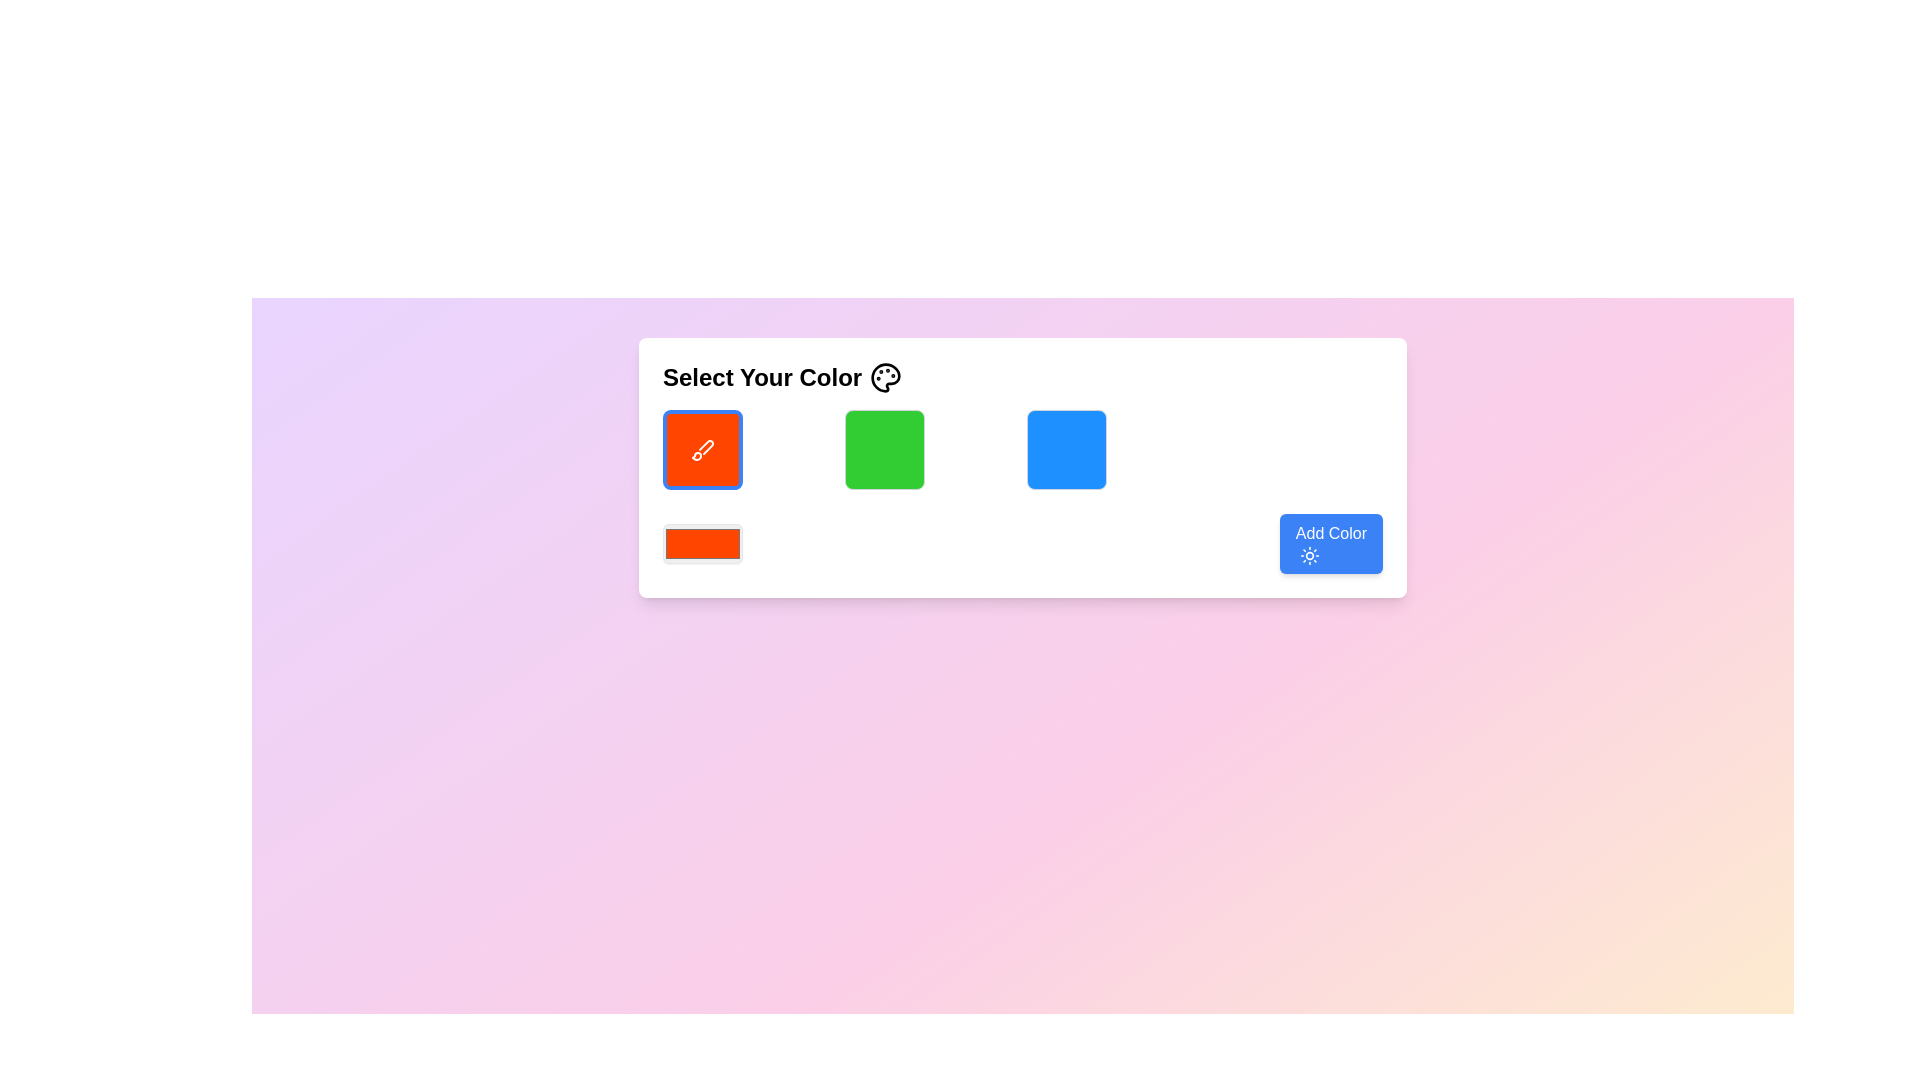 The width and height of the screenshot is (1920, 1080). Describe the element at coordinates (702, 450) in the screenshot. I see `the paintbrush icon with a white graphic on a red square background` at that location.